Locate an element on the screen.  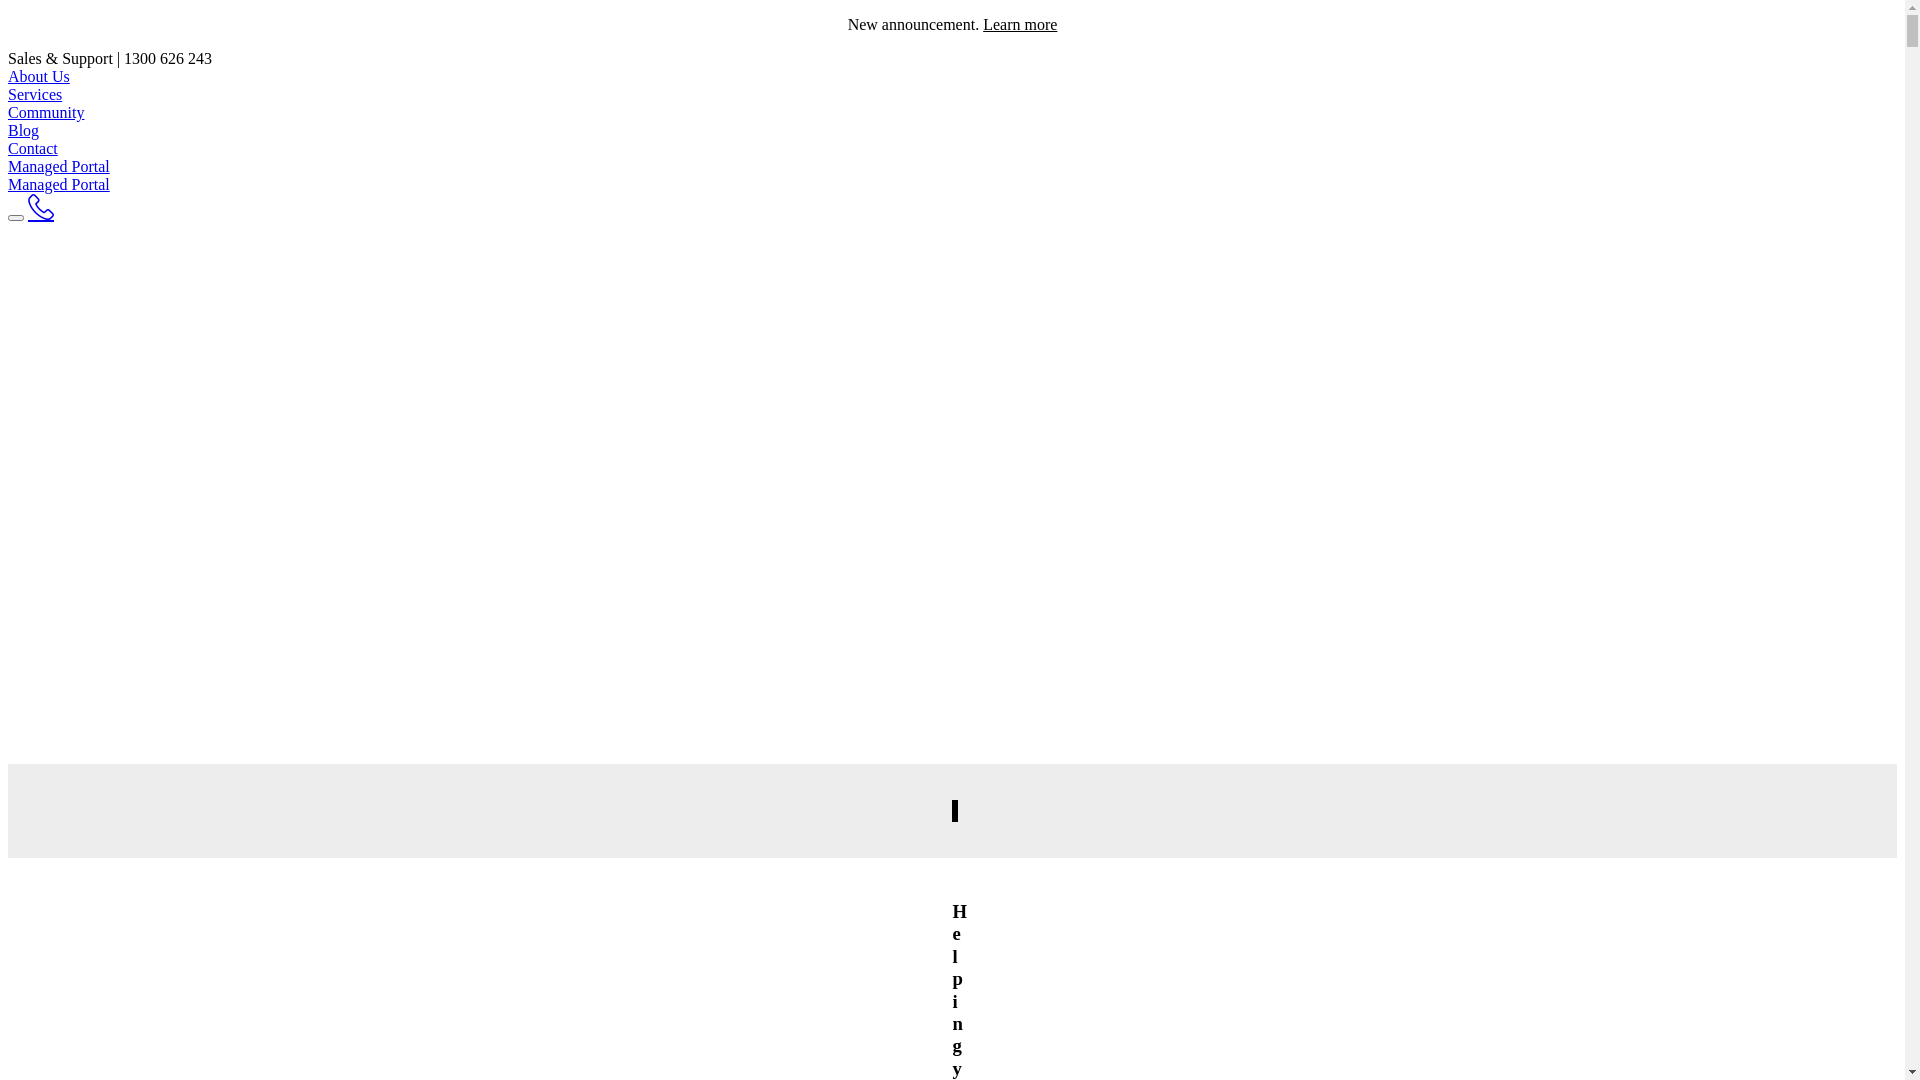
'Services' is located at coordinates (34, 94).